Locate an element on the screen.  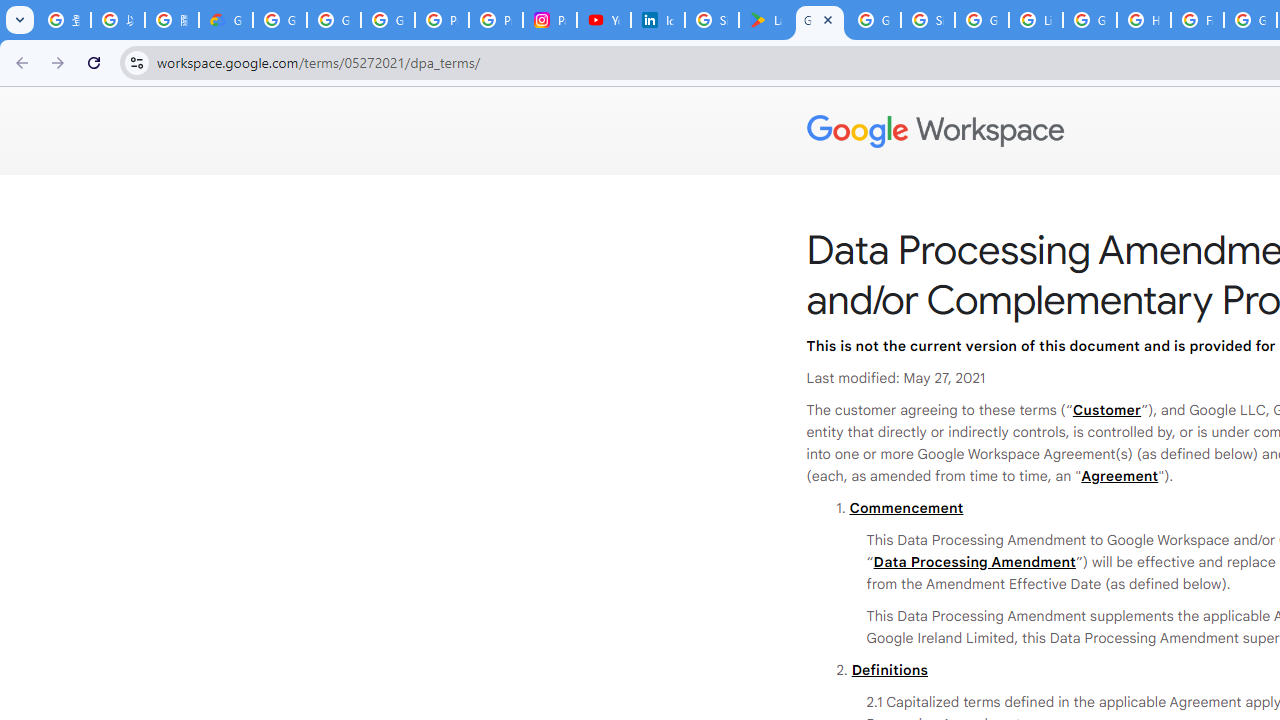
'Privacy Help Center - Policies Help' is located at coordinates (496, 20).